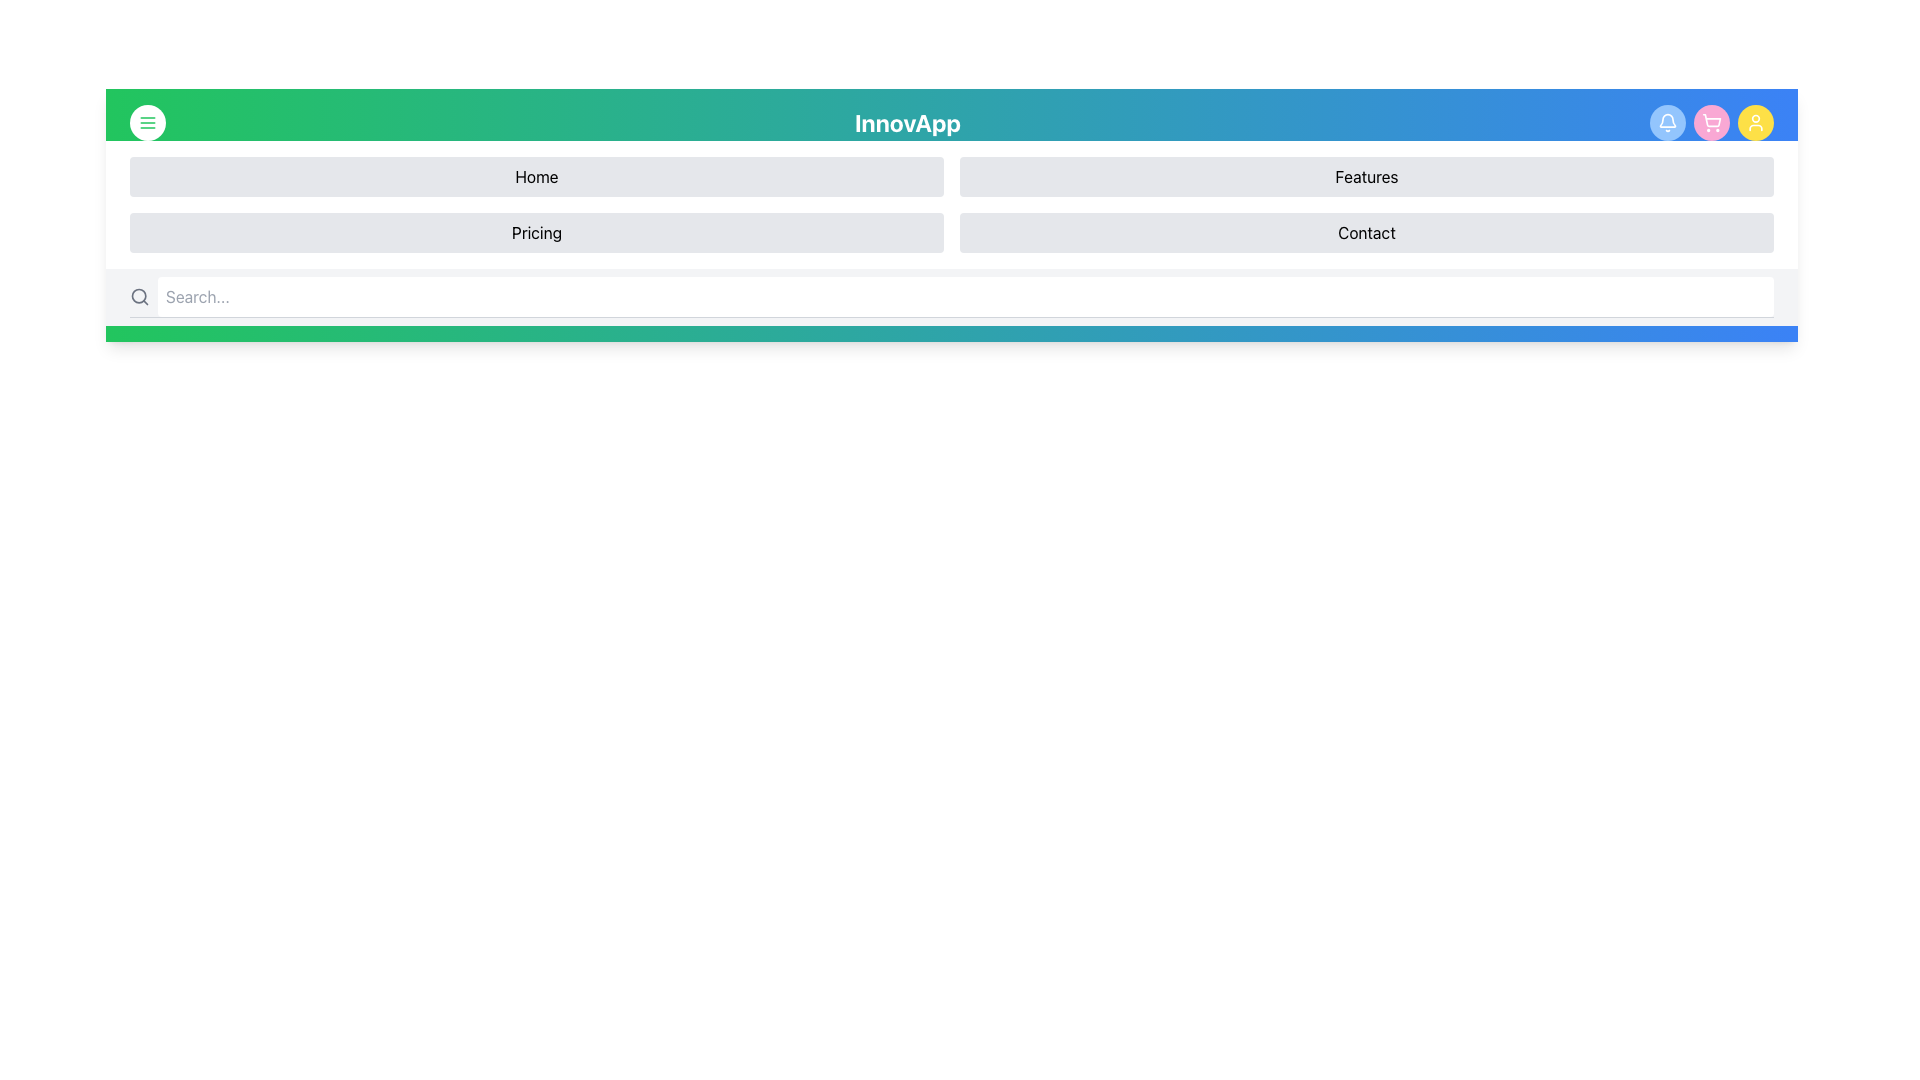 This screenshot has height=1080, width=1920. Describe the element at coordinates (147, 123) in the screenshot. I see `the menu icon, which is a compact icon with three horizontal lines stacked vertically and a green stroke, located at the top left corner of the interface` at that location.